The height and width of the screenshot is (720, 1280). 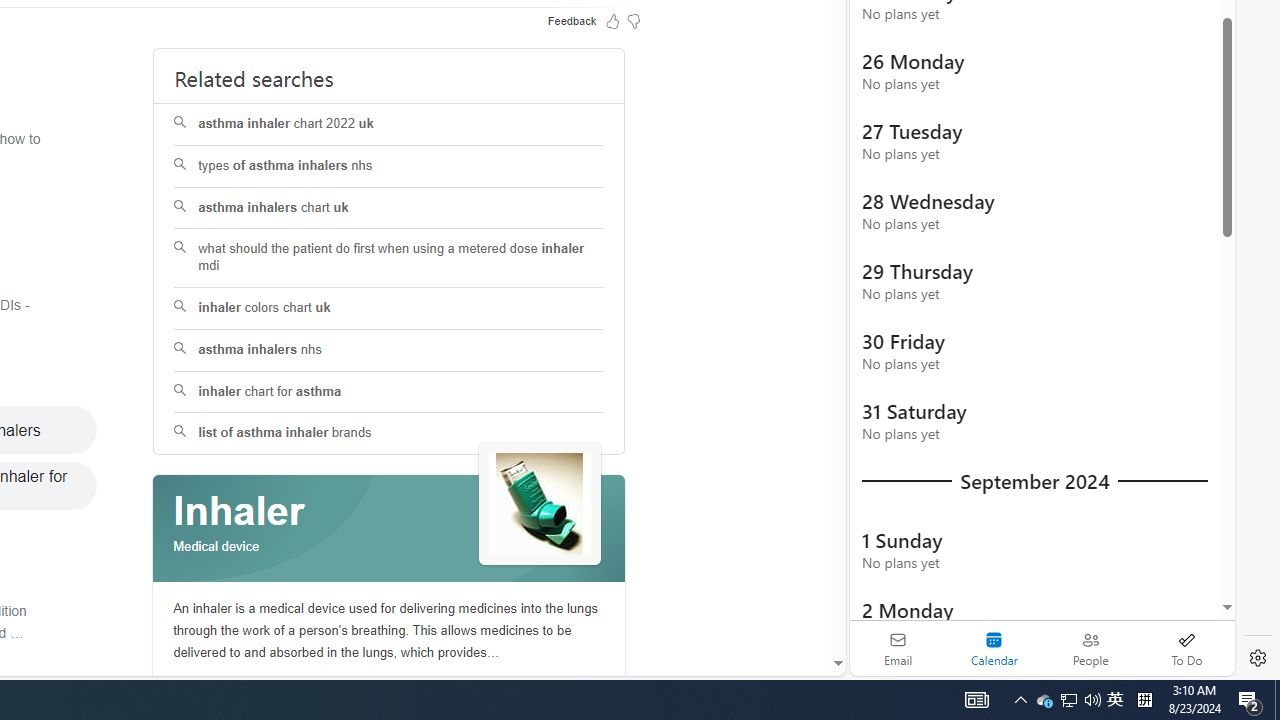 I want to click on 'Class: spl_logobg', so click(x=389, y=528).